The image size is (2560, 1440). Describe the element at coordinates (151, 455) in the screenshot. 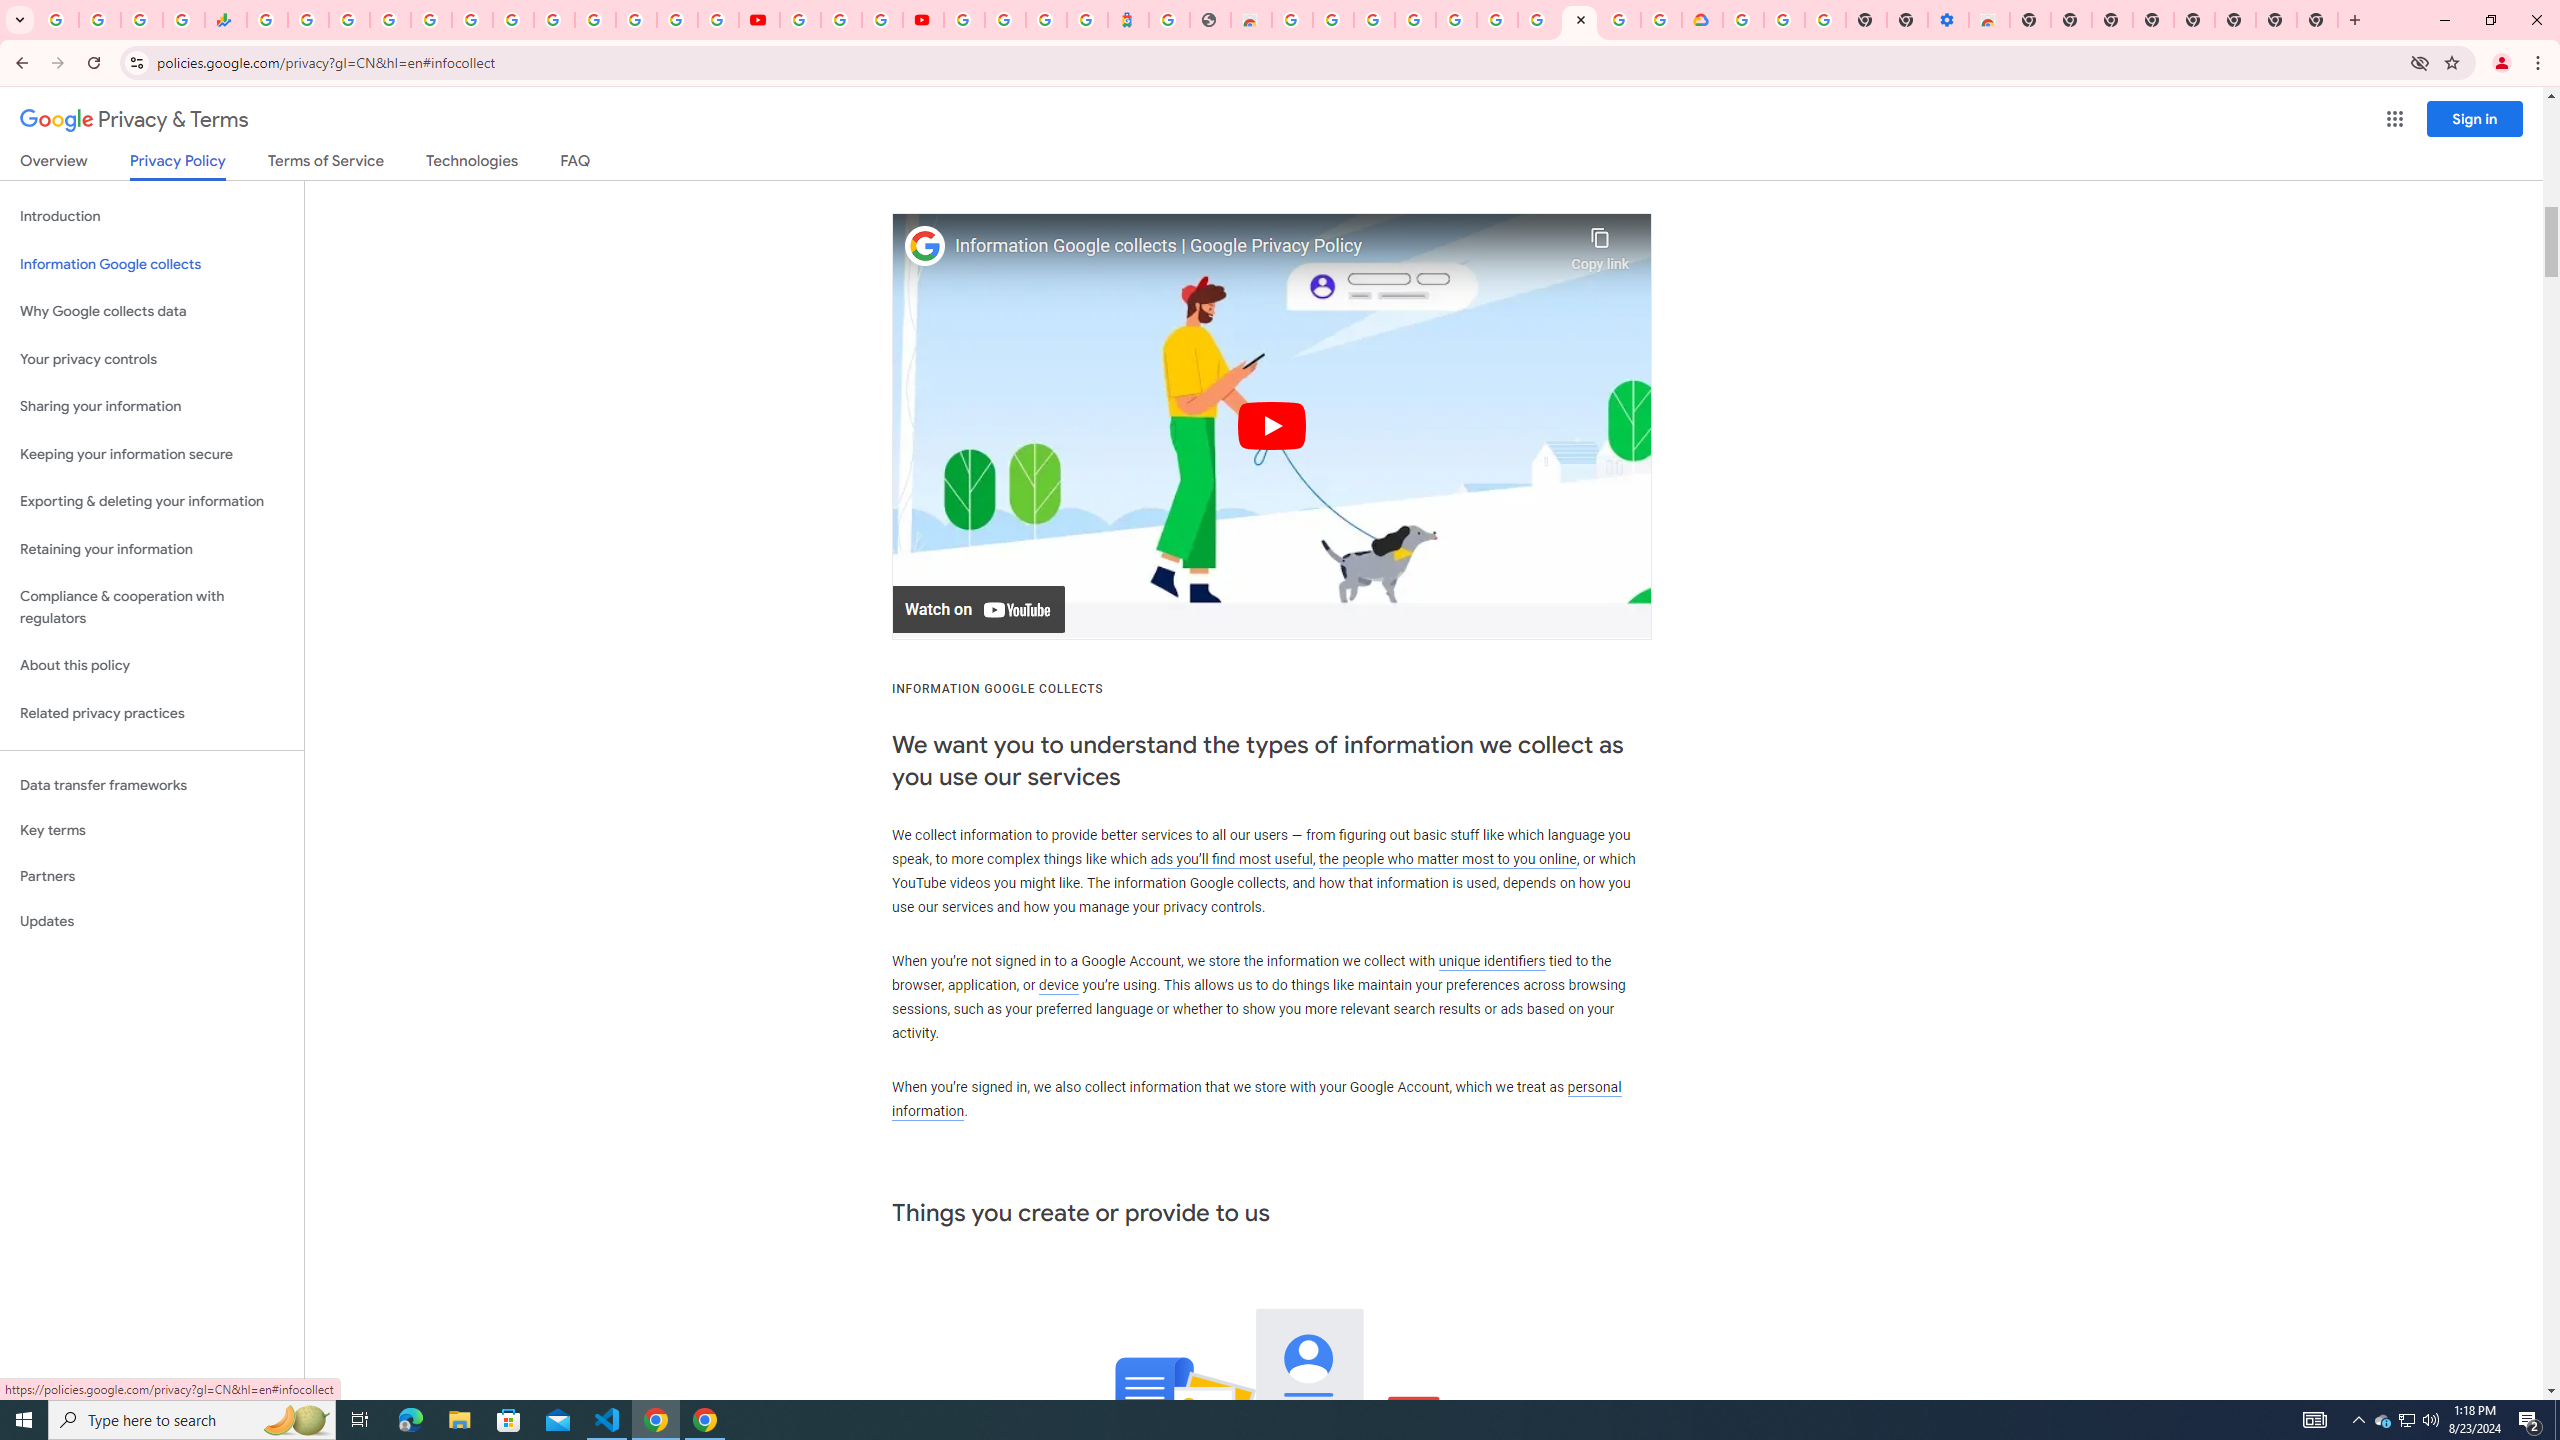

I see `'Keeping your information secure'` at that location.